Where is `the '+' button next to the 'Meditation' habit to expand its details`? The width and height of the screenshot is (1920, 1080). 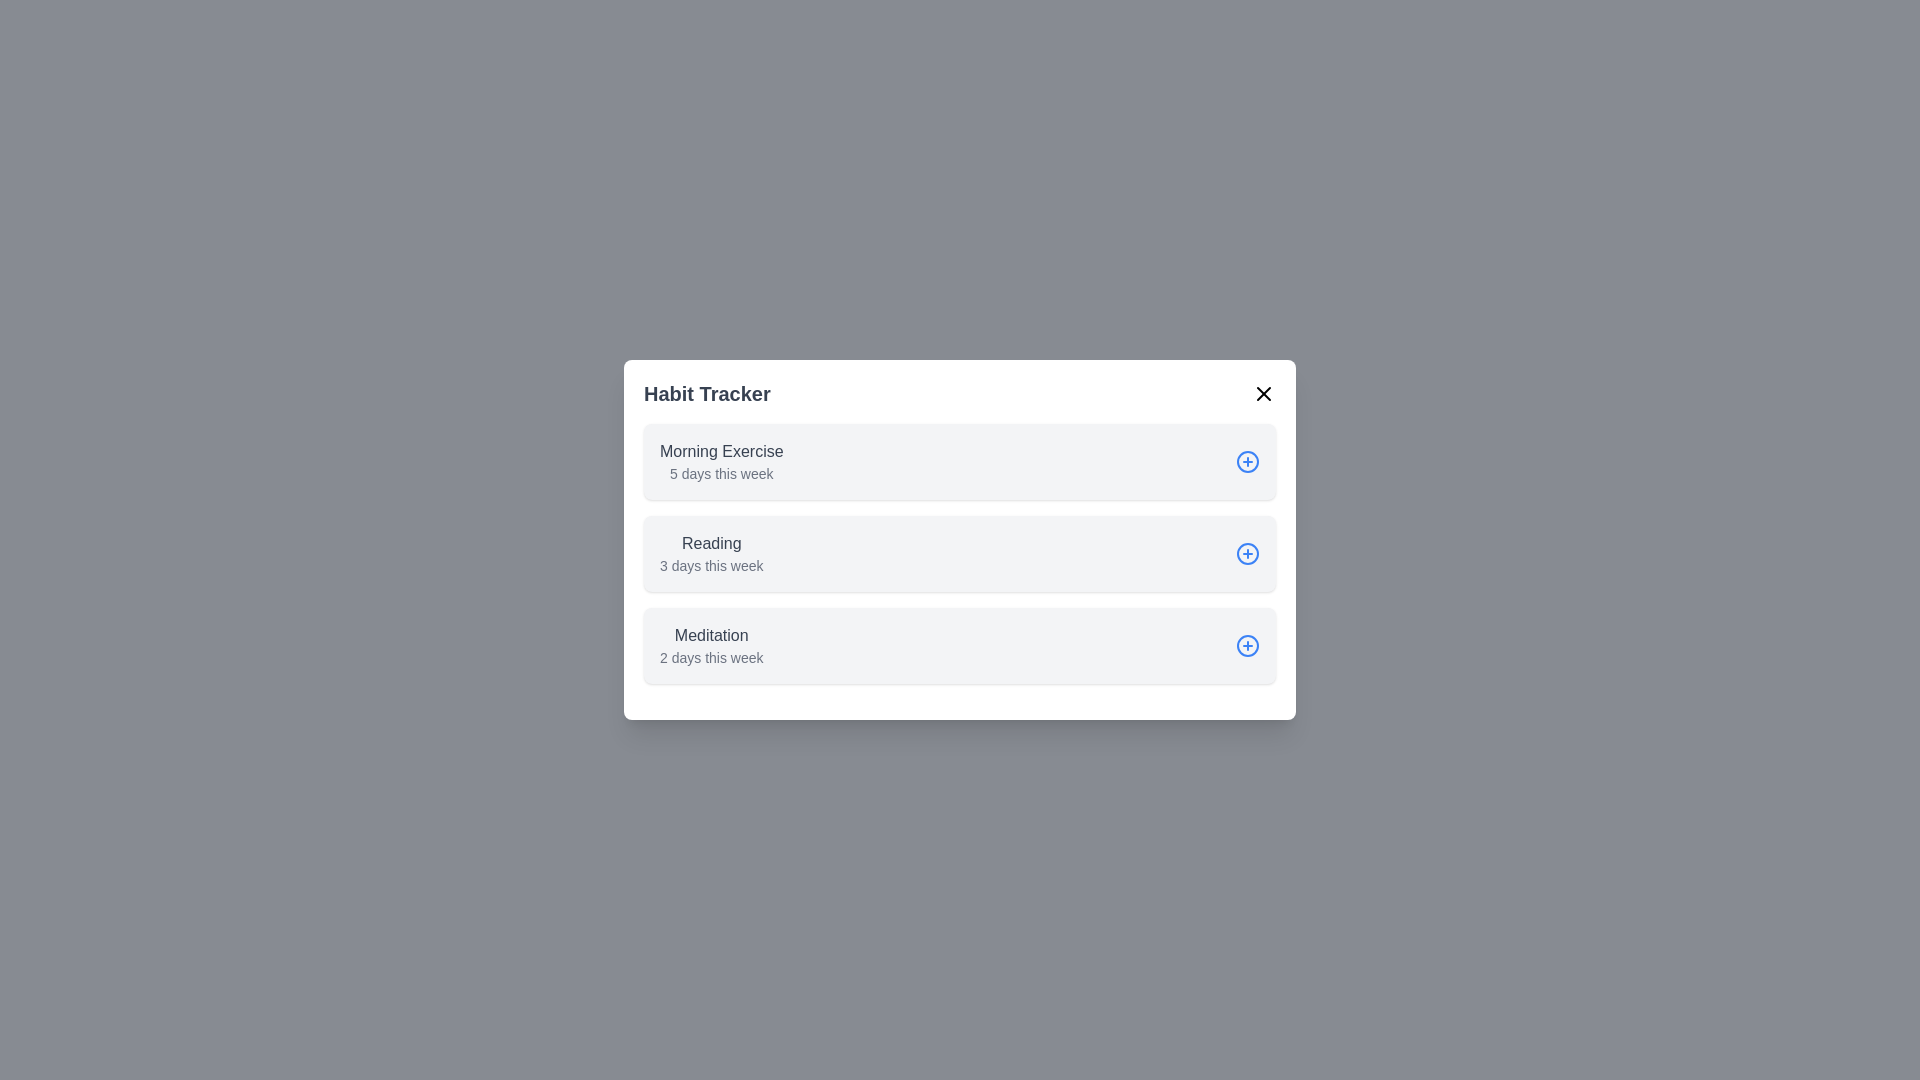 the '+' button next to the 'Meditation' habit to expand its details is located at coordinates (1247, 645).